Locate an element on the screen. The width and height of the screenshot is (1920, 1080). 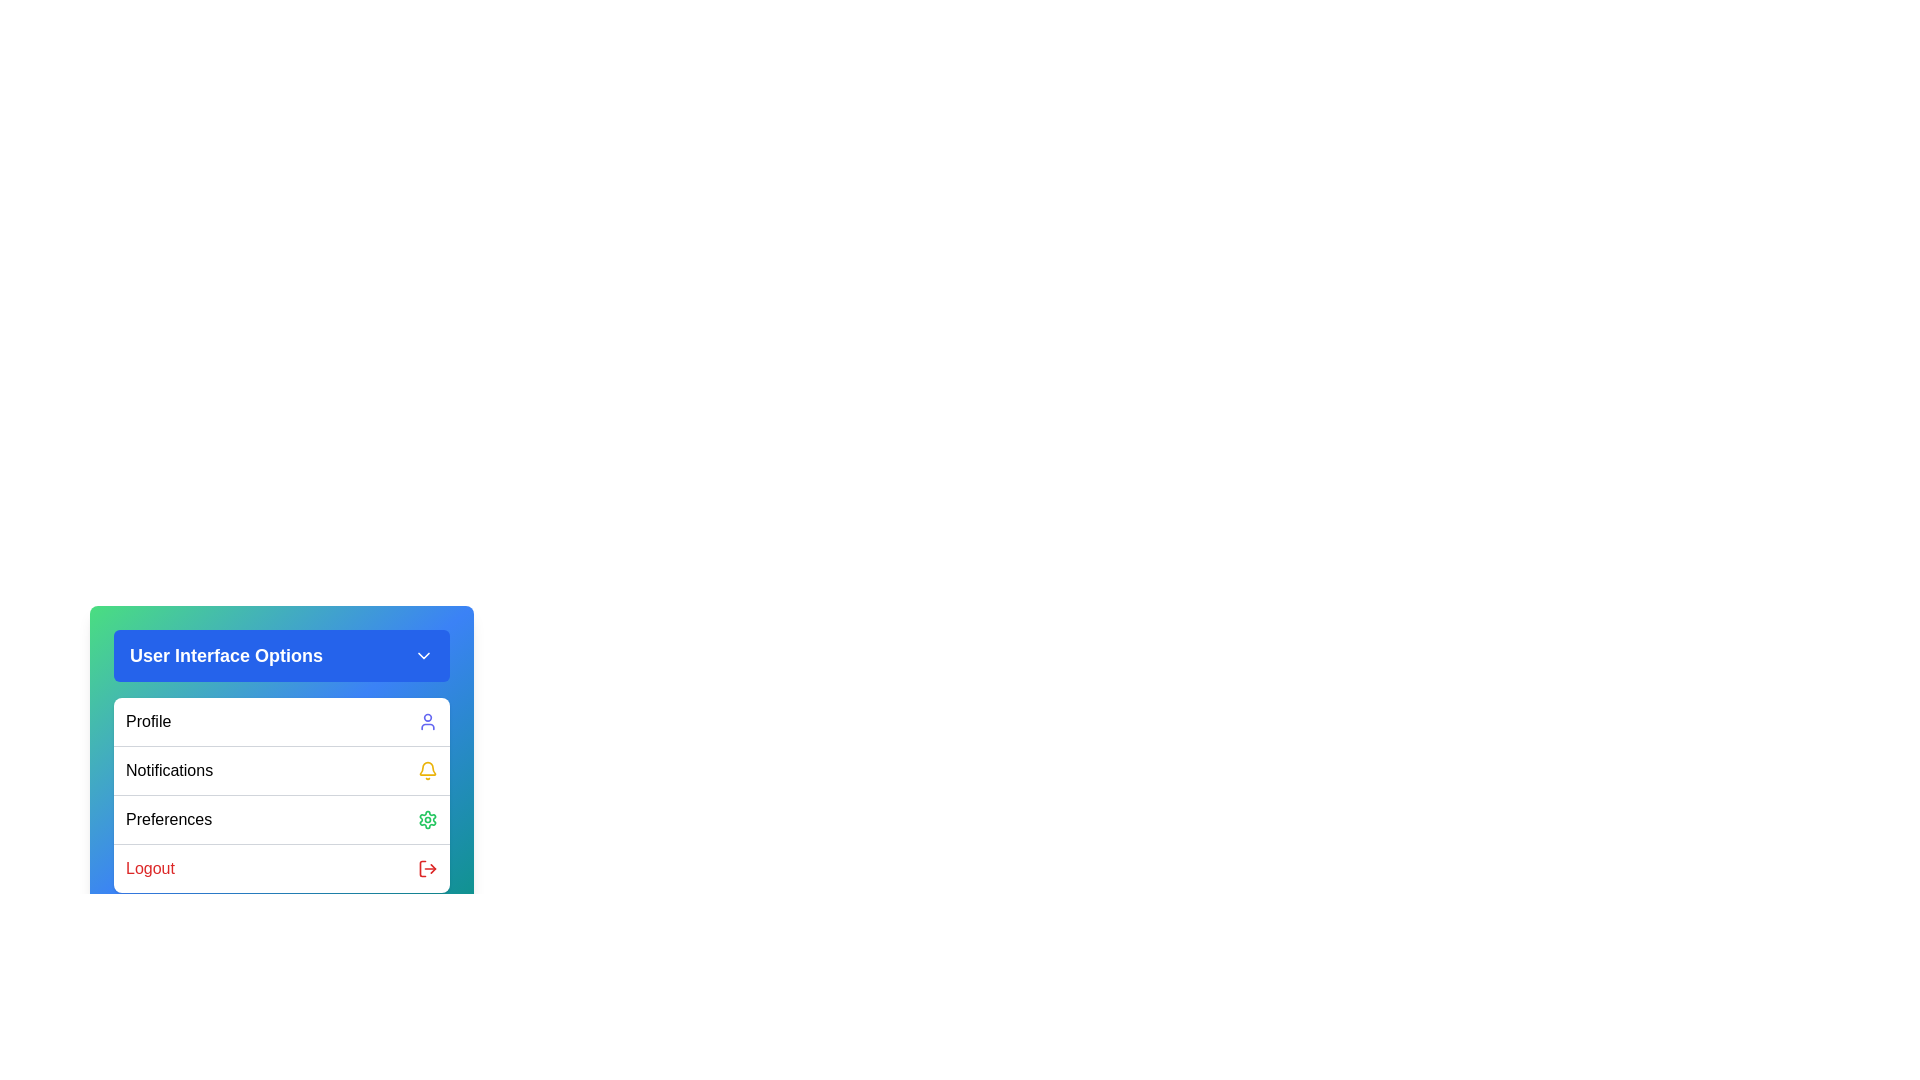
the 'Logout' option in the menu is located at coordinates (281, 867).